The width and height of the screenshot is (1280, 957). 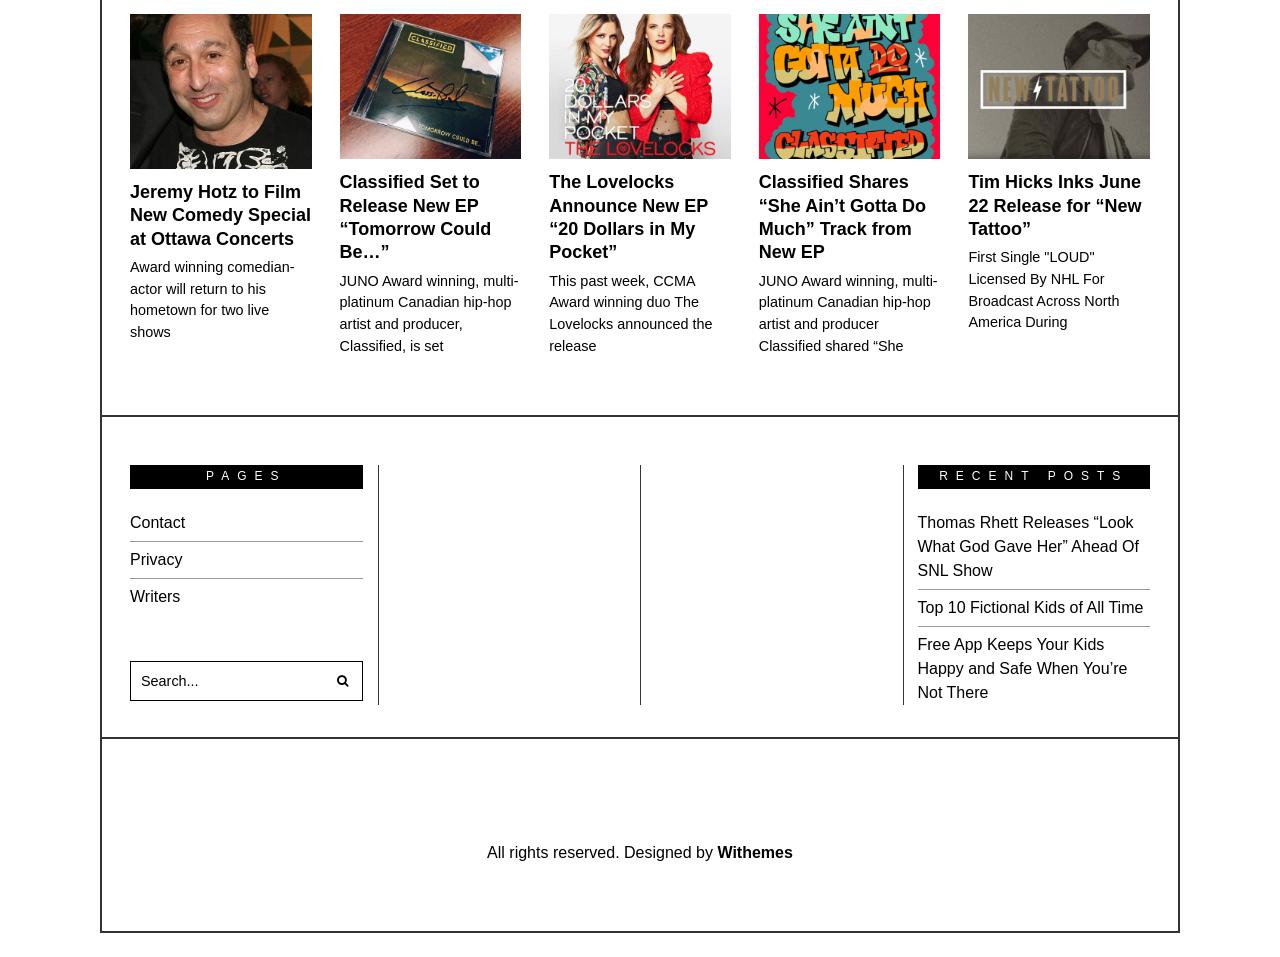 I want to click on 'Contact', so click(x=156, y=521).